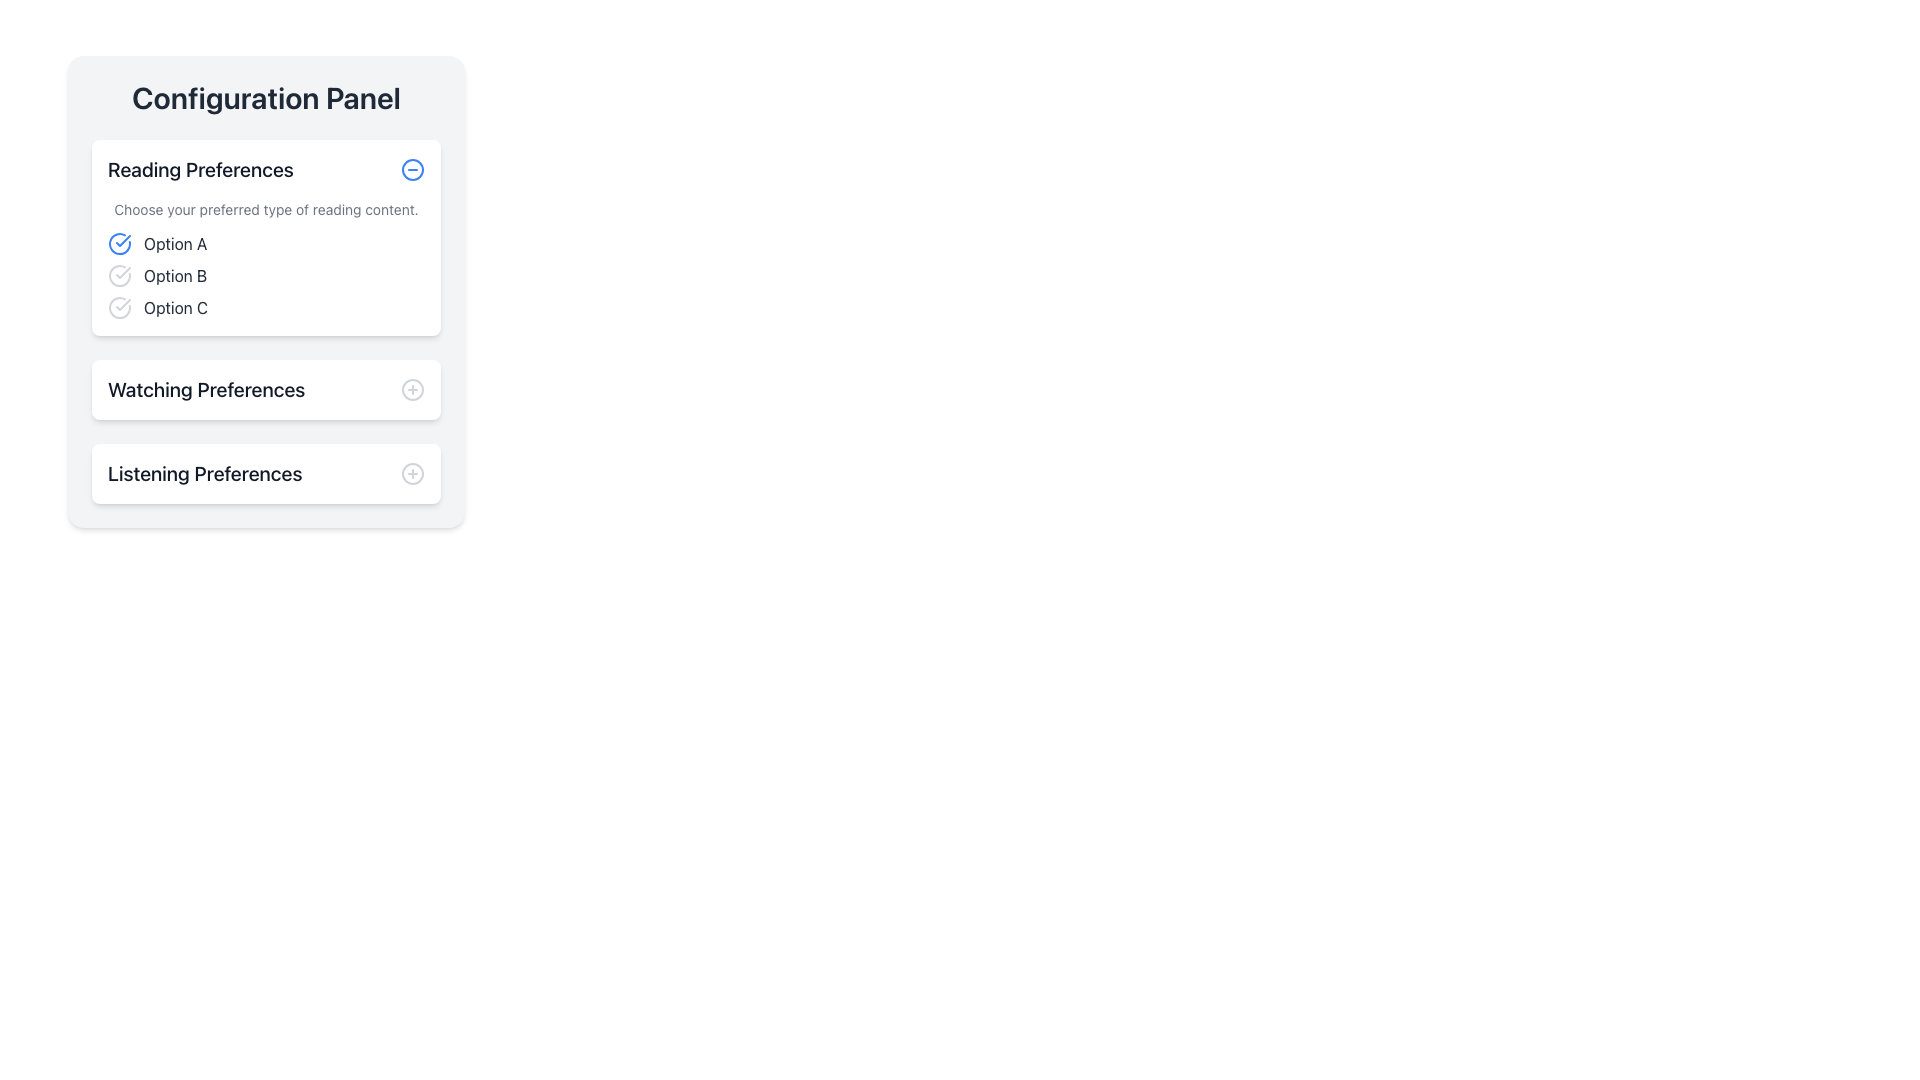 This screenshot has height=1080, width=1920. What do you see at coordinates (411, 474) in the screenshot?
I see `the 'add' button located on the far right end of the 'Listening Preferences' section` at bounding box center [411, 474].